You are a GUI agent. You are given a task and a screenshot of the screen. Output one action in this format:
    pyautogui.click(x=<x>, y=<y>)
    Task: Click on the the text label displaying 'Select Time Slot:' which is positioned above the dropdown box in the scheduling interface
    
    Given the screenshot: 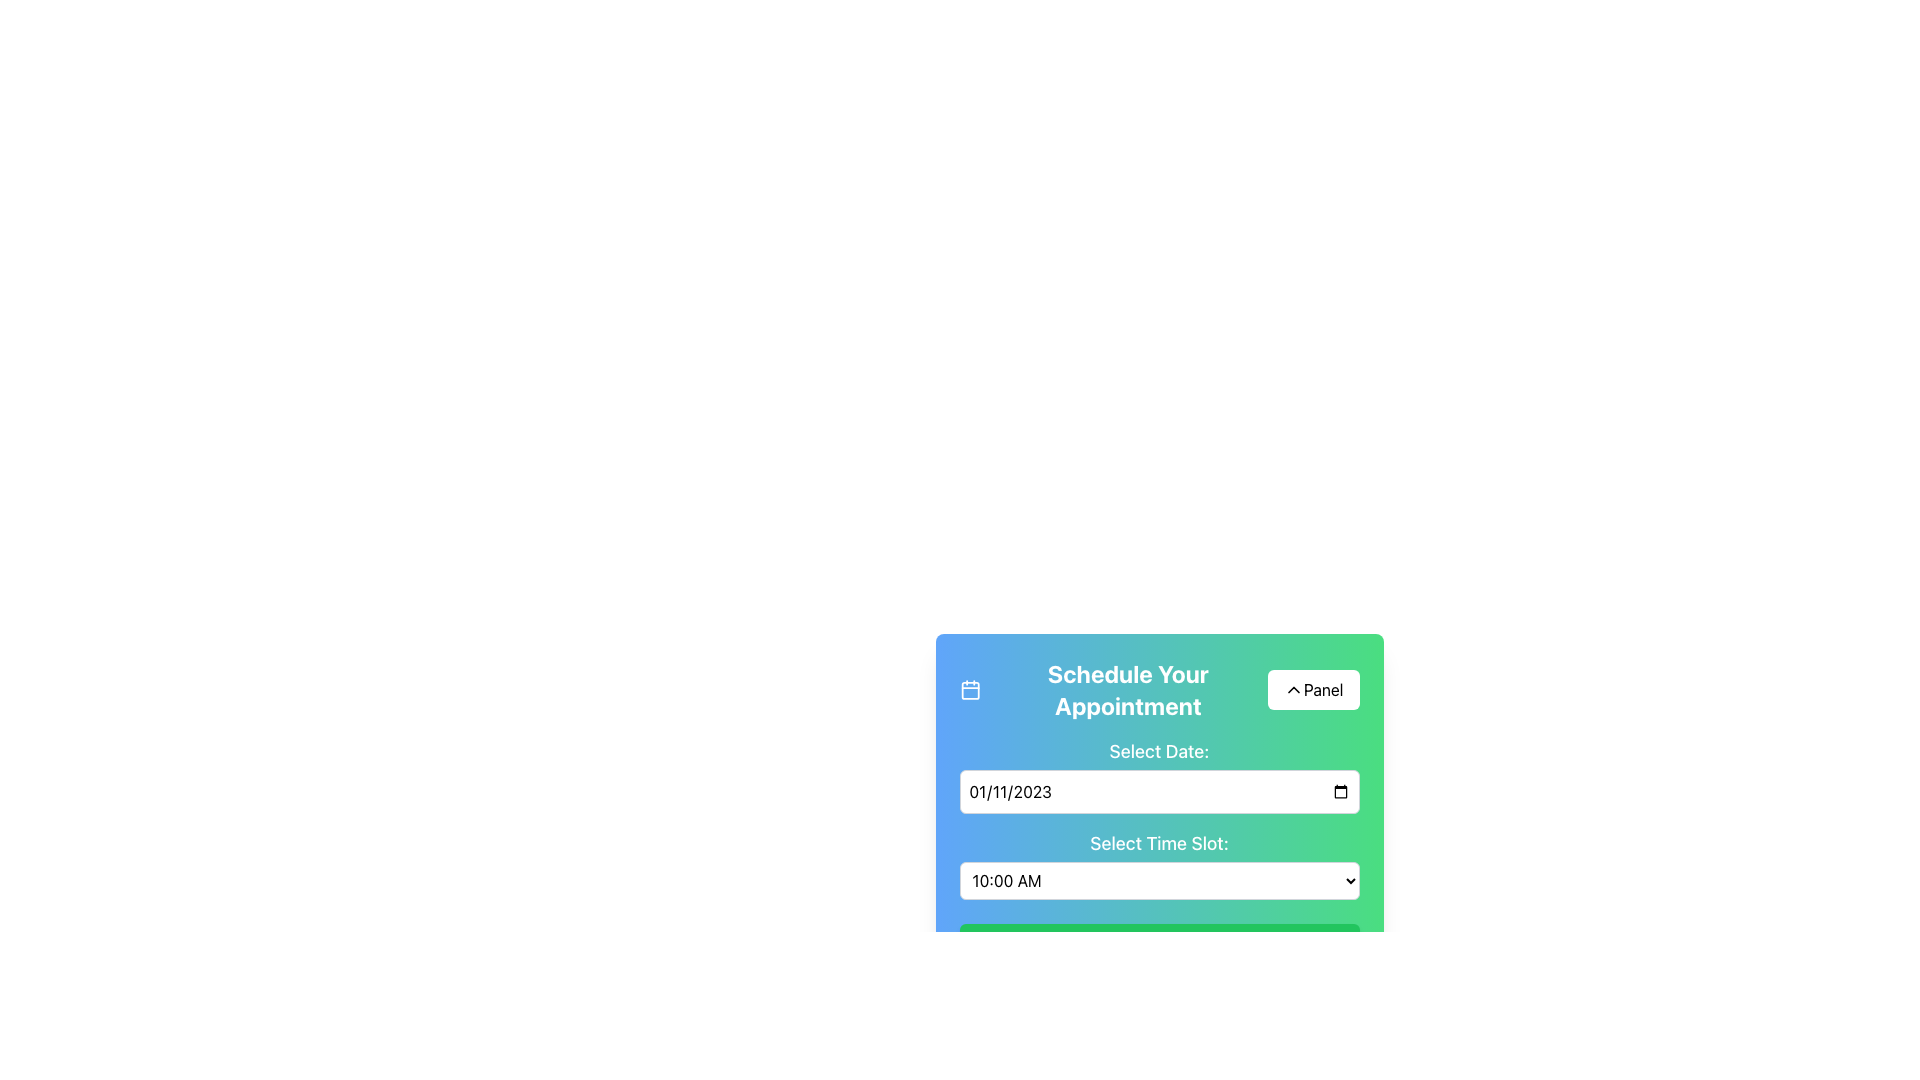 What is the action you would take?
    pyautogui.click(x=1159, y=844)
    